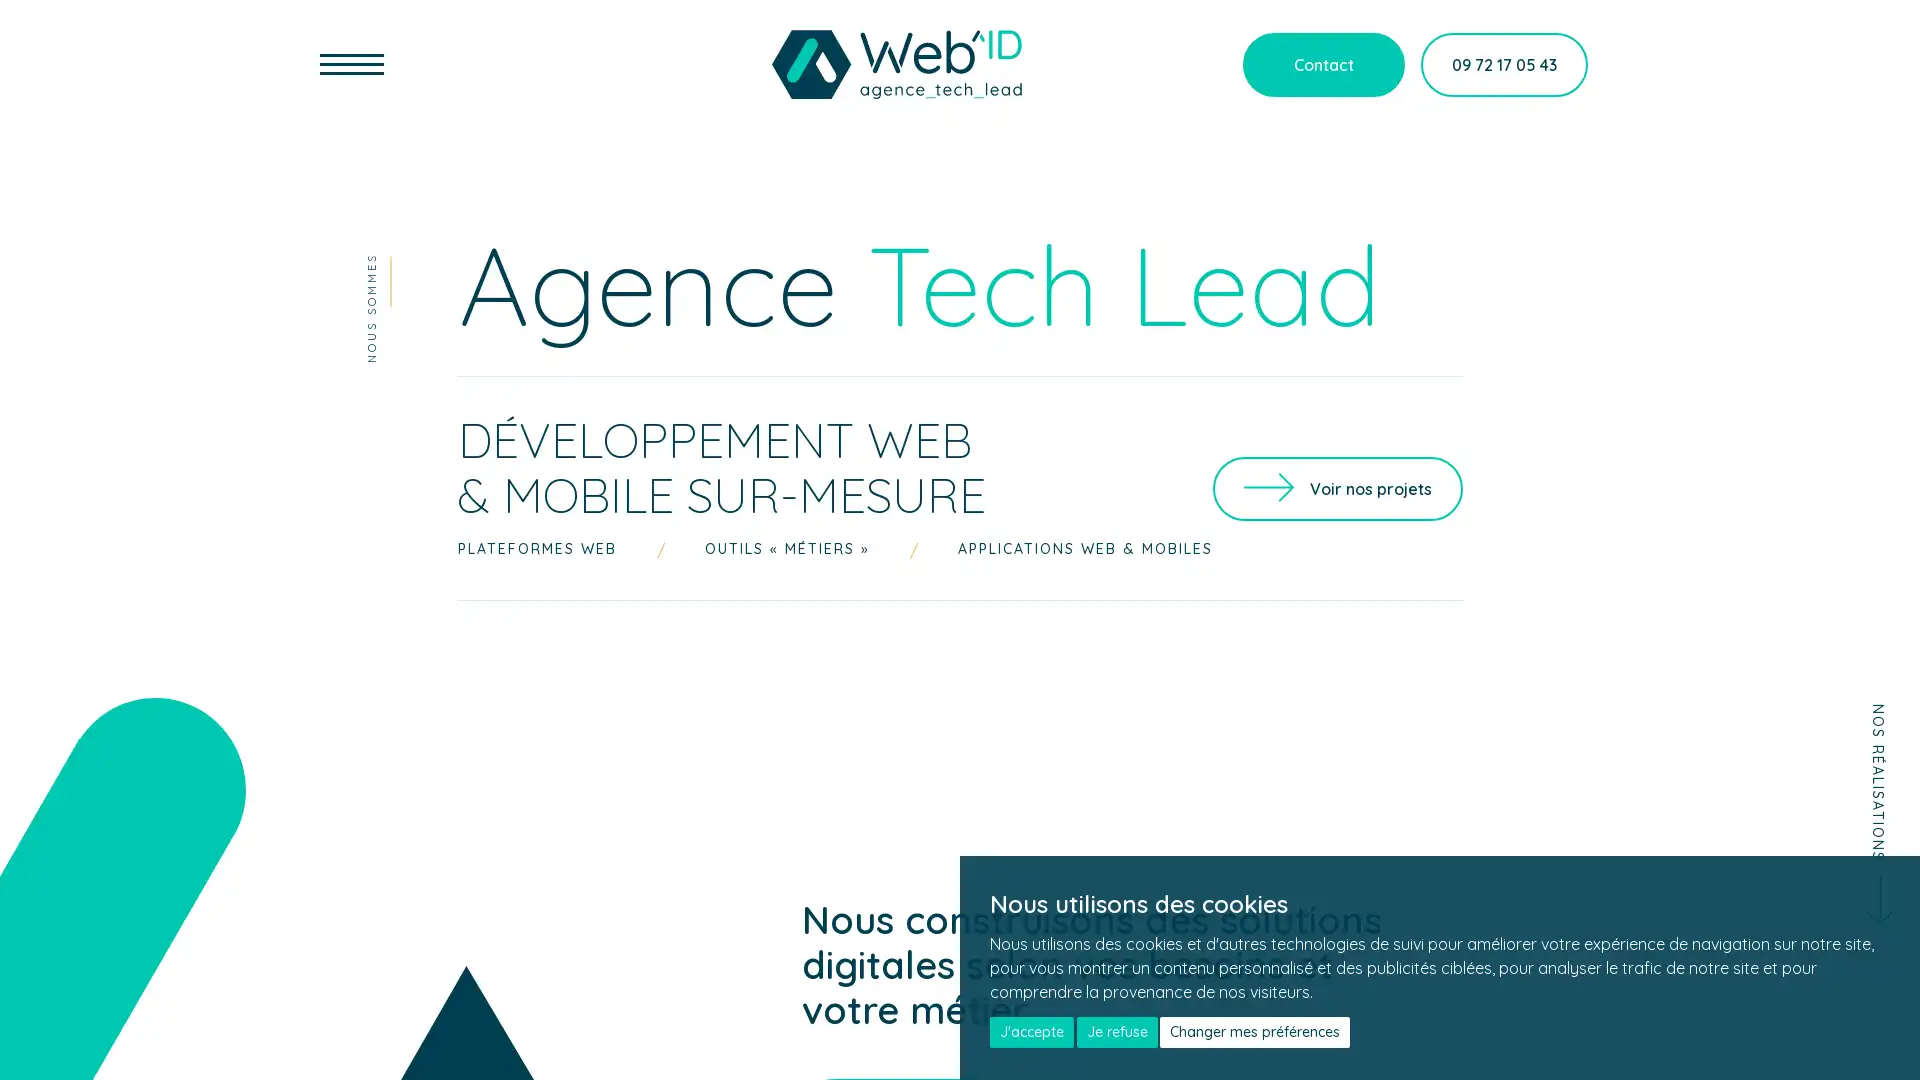 The width and height of the screenshot is (1920, 1080). What do you see at coordinates (1032, 1031) in the screenshot?
I see `J'accepte` at bounding box center [1032, 1031].